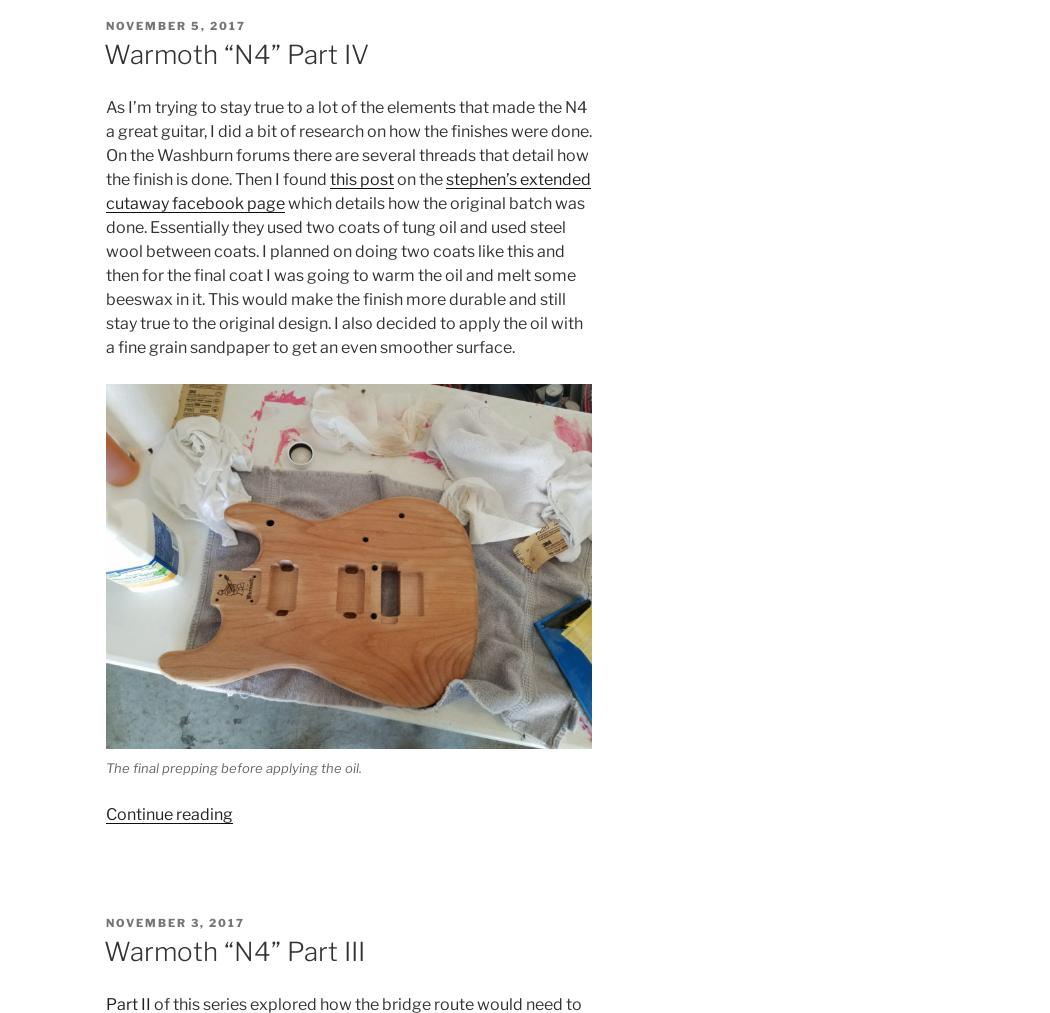 The image size is (1050, 1013). What do you see at coordinates (233, 950) in the screenshot?
I see `'Warmoth “N4” Part III'` at bounding box center [233, 950].